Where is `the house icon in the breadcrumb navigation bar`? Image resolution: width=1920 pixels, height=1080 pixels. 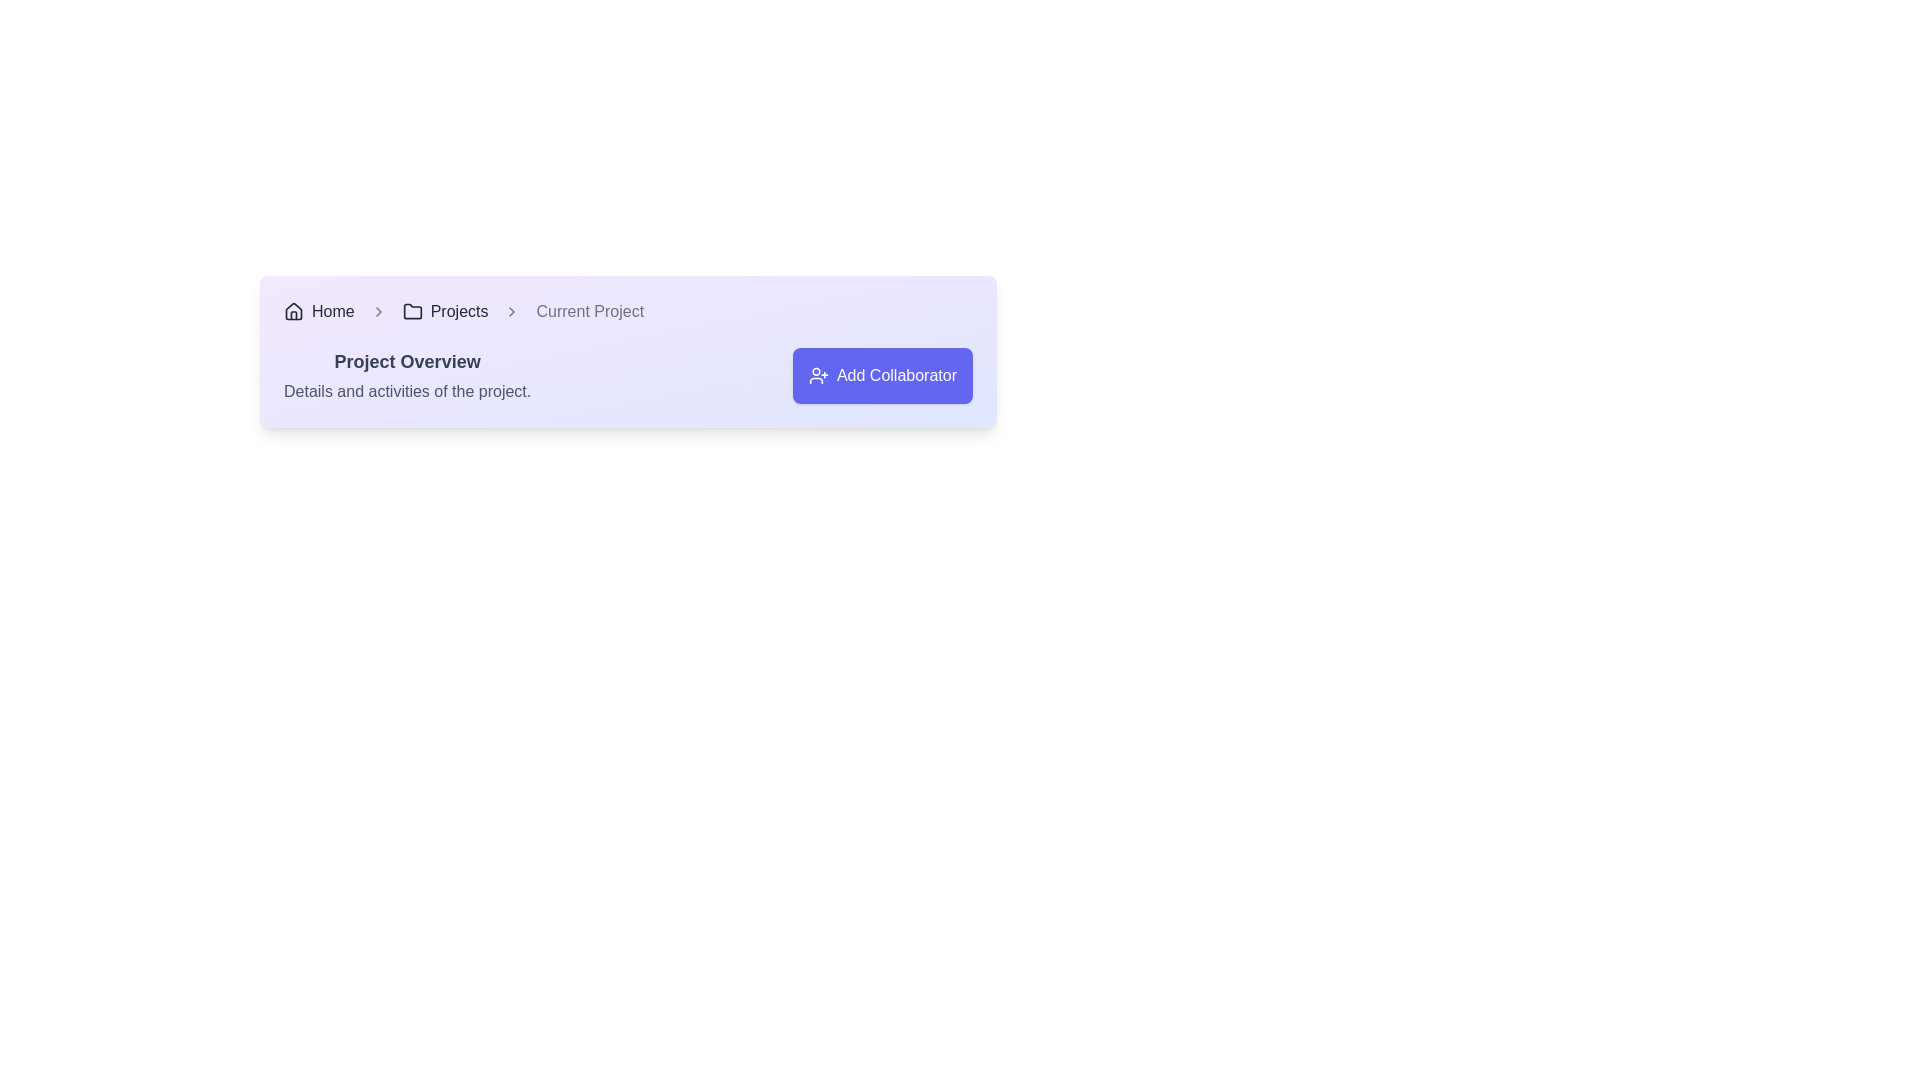 the house icon in the breadcrumb navigation bar is located at coordinates (292, 312).